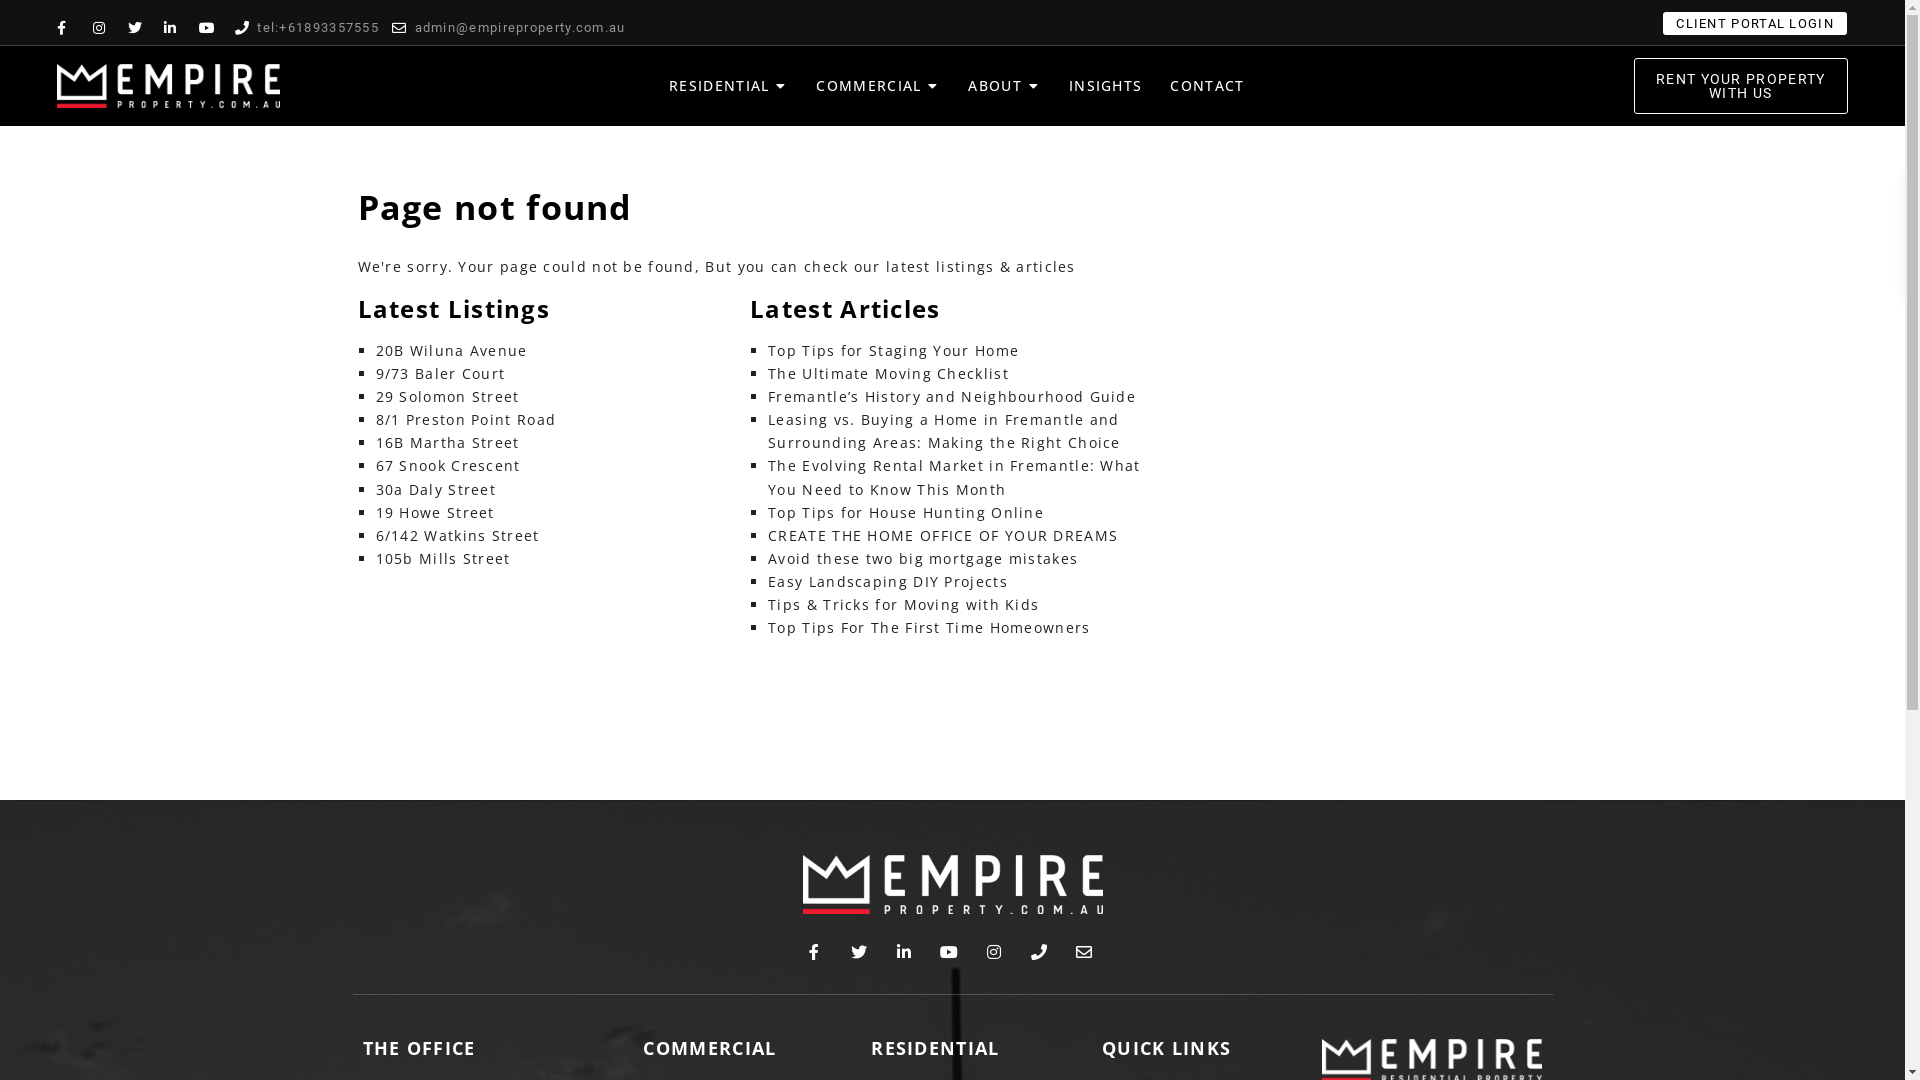 The width and height of the screenshot is (1920, 1080). I want to click on 'INSIGHTS', so click(1104, 84).